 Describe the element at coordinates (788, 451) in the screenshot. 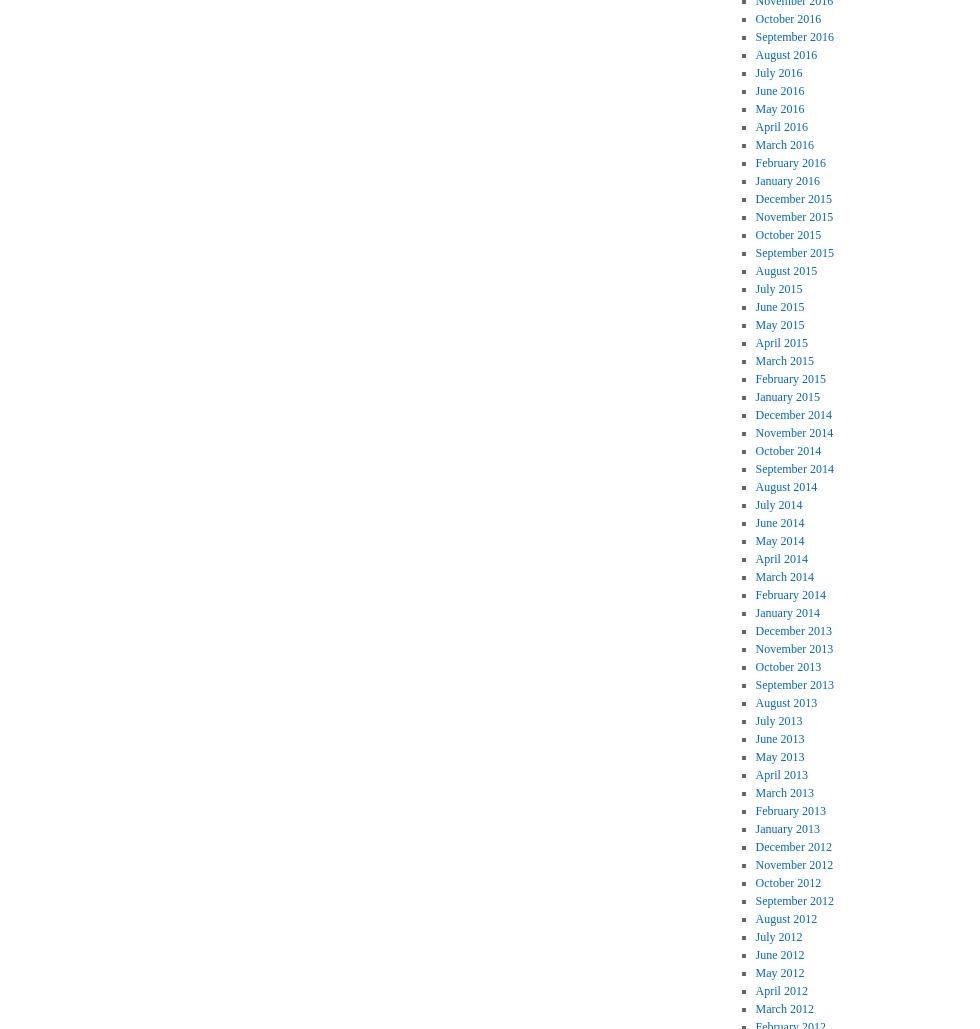

I see `'October 2014'` at that location.